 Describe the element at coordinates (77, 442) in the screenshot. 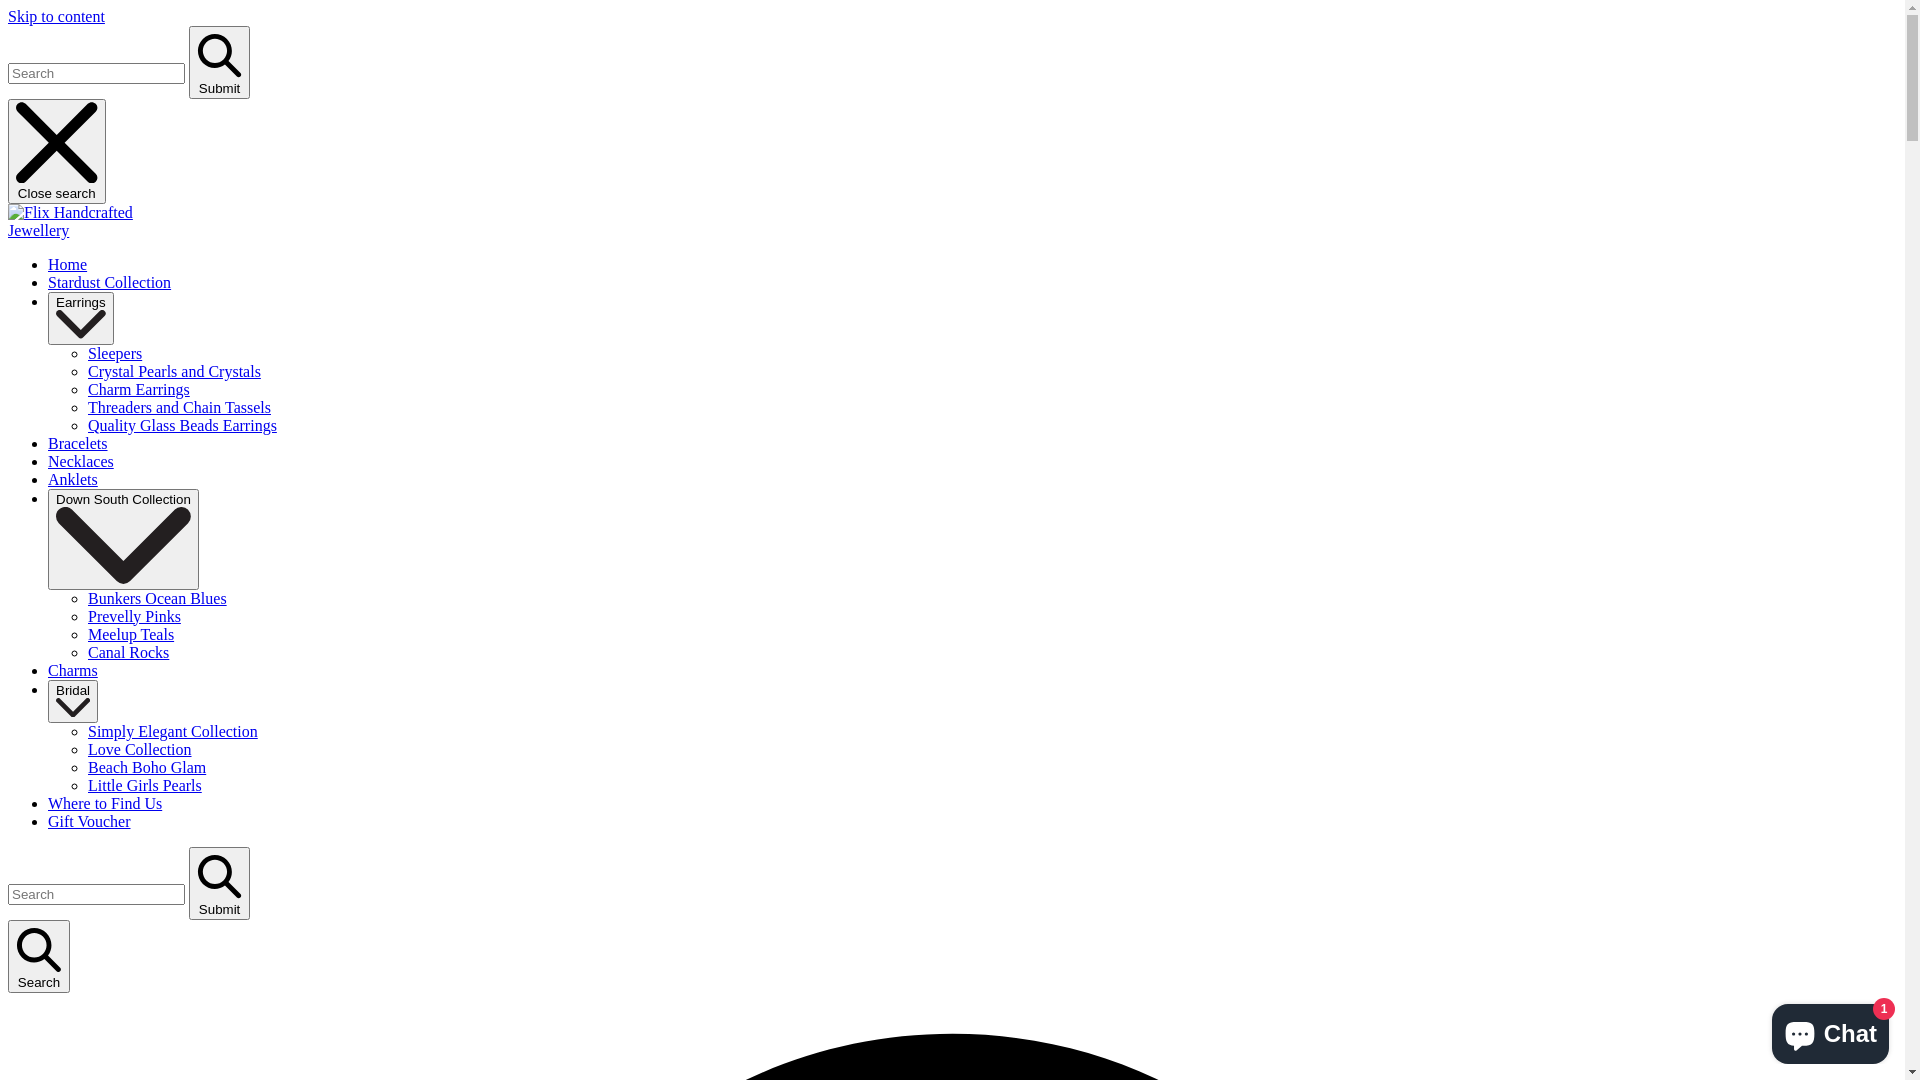

I see `'Bracelets'` at that location.